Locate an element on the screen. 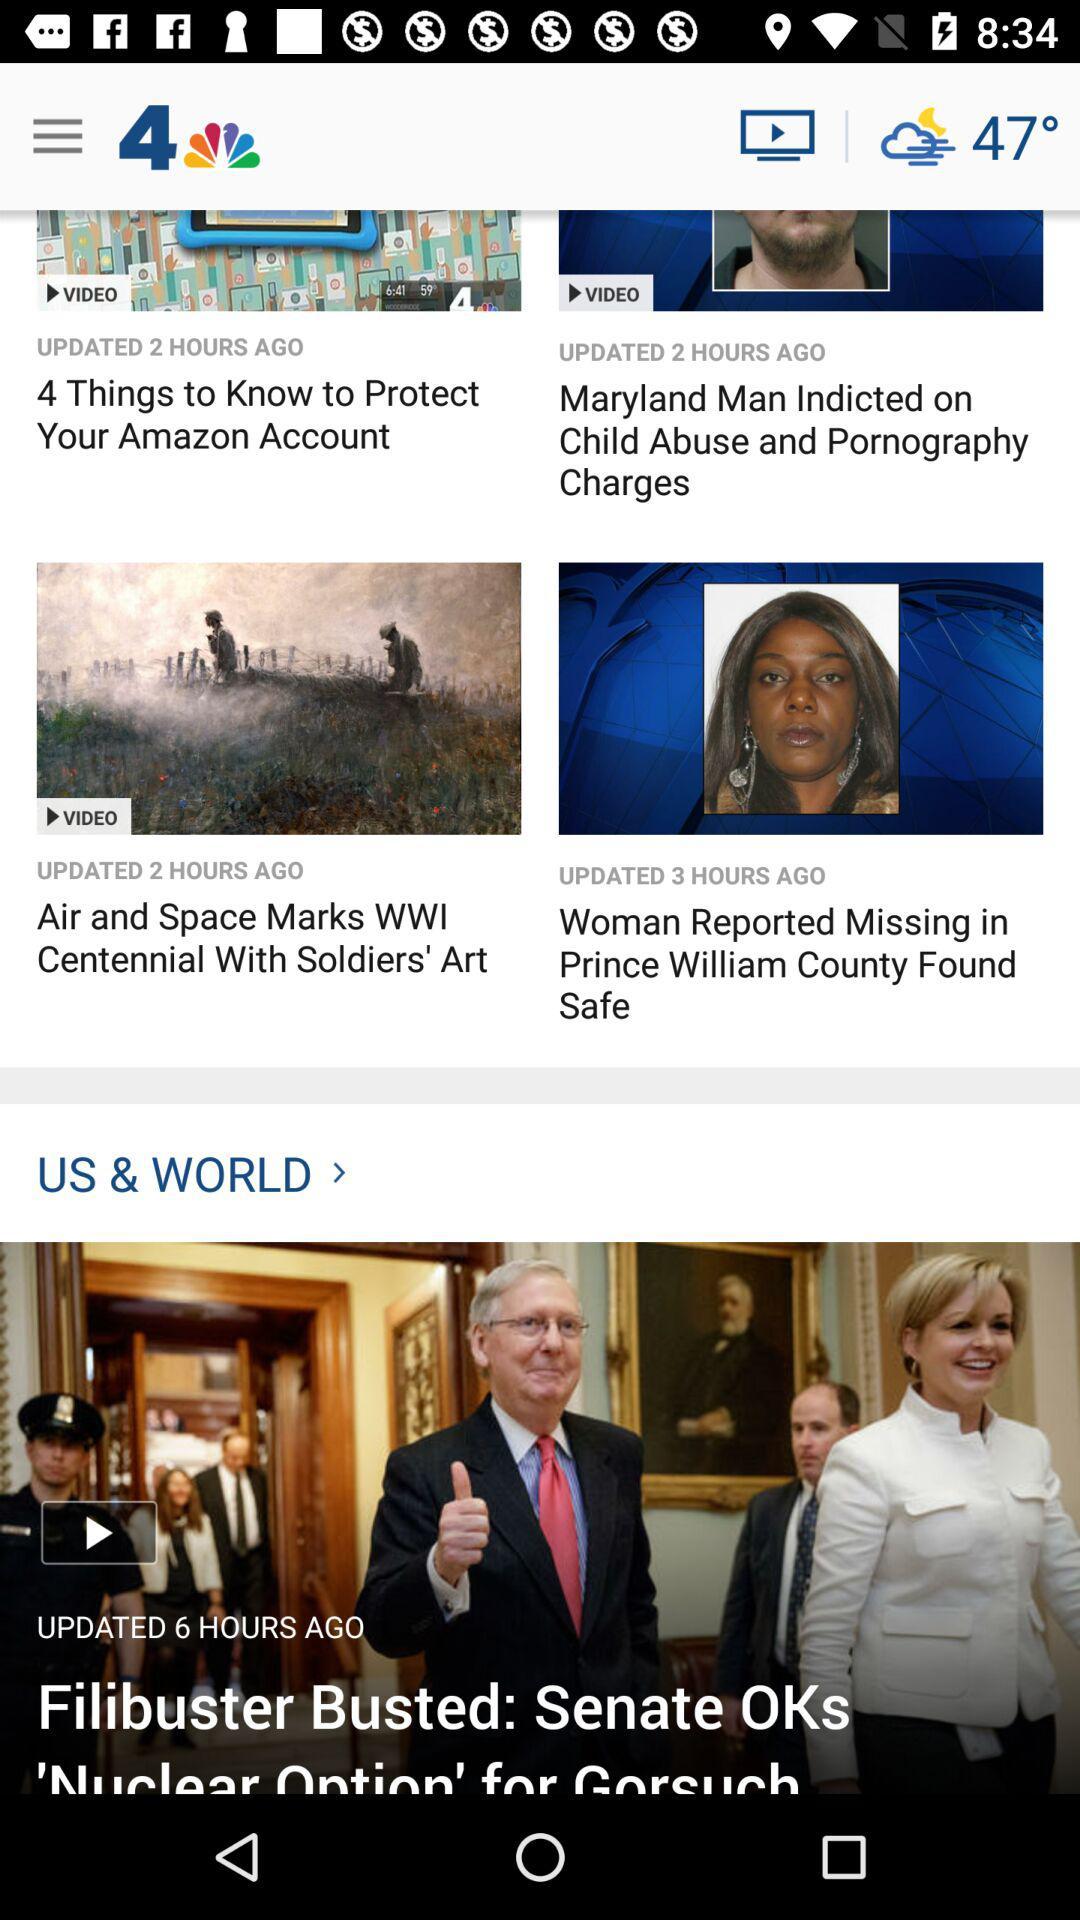 This screenshot has width=1080, height=1920. link to a page is located at coordinates (278, 259).